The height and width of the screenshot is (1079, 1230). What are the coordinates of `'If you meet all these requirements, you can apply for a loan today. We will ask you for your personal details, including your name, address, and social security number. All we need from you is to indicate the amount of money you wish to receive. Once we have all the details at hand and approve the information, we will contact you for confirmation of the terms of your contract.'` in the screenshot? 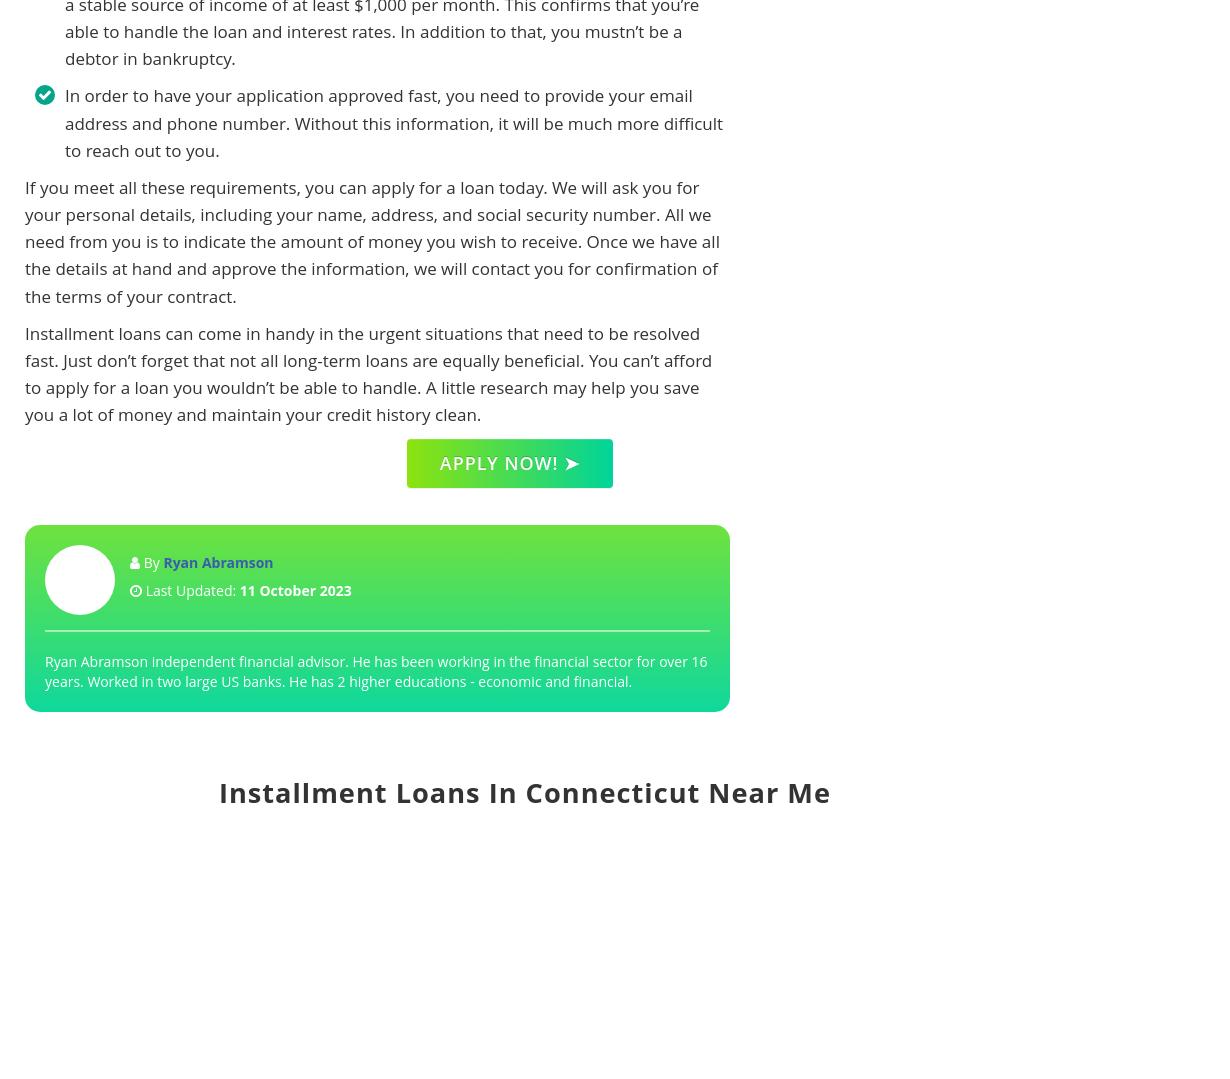 It's located at (370, 240).